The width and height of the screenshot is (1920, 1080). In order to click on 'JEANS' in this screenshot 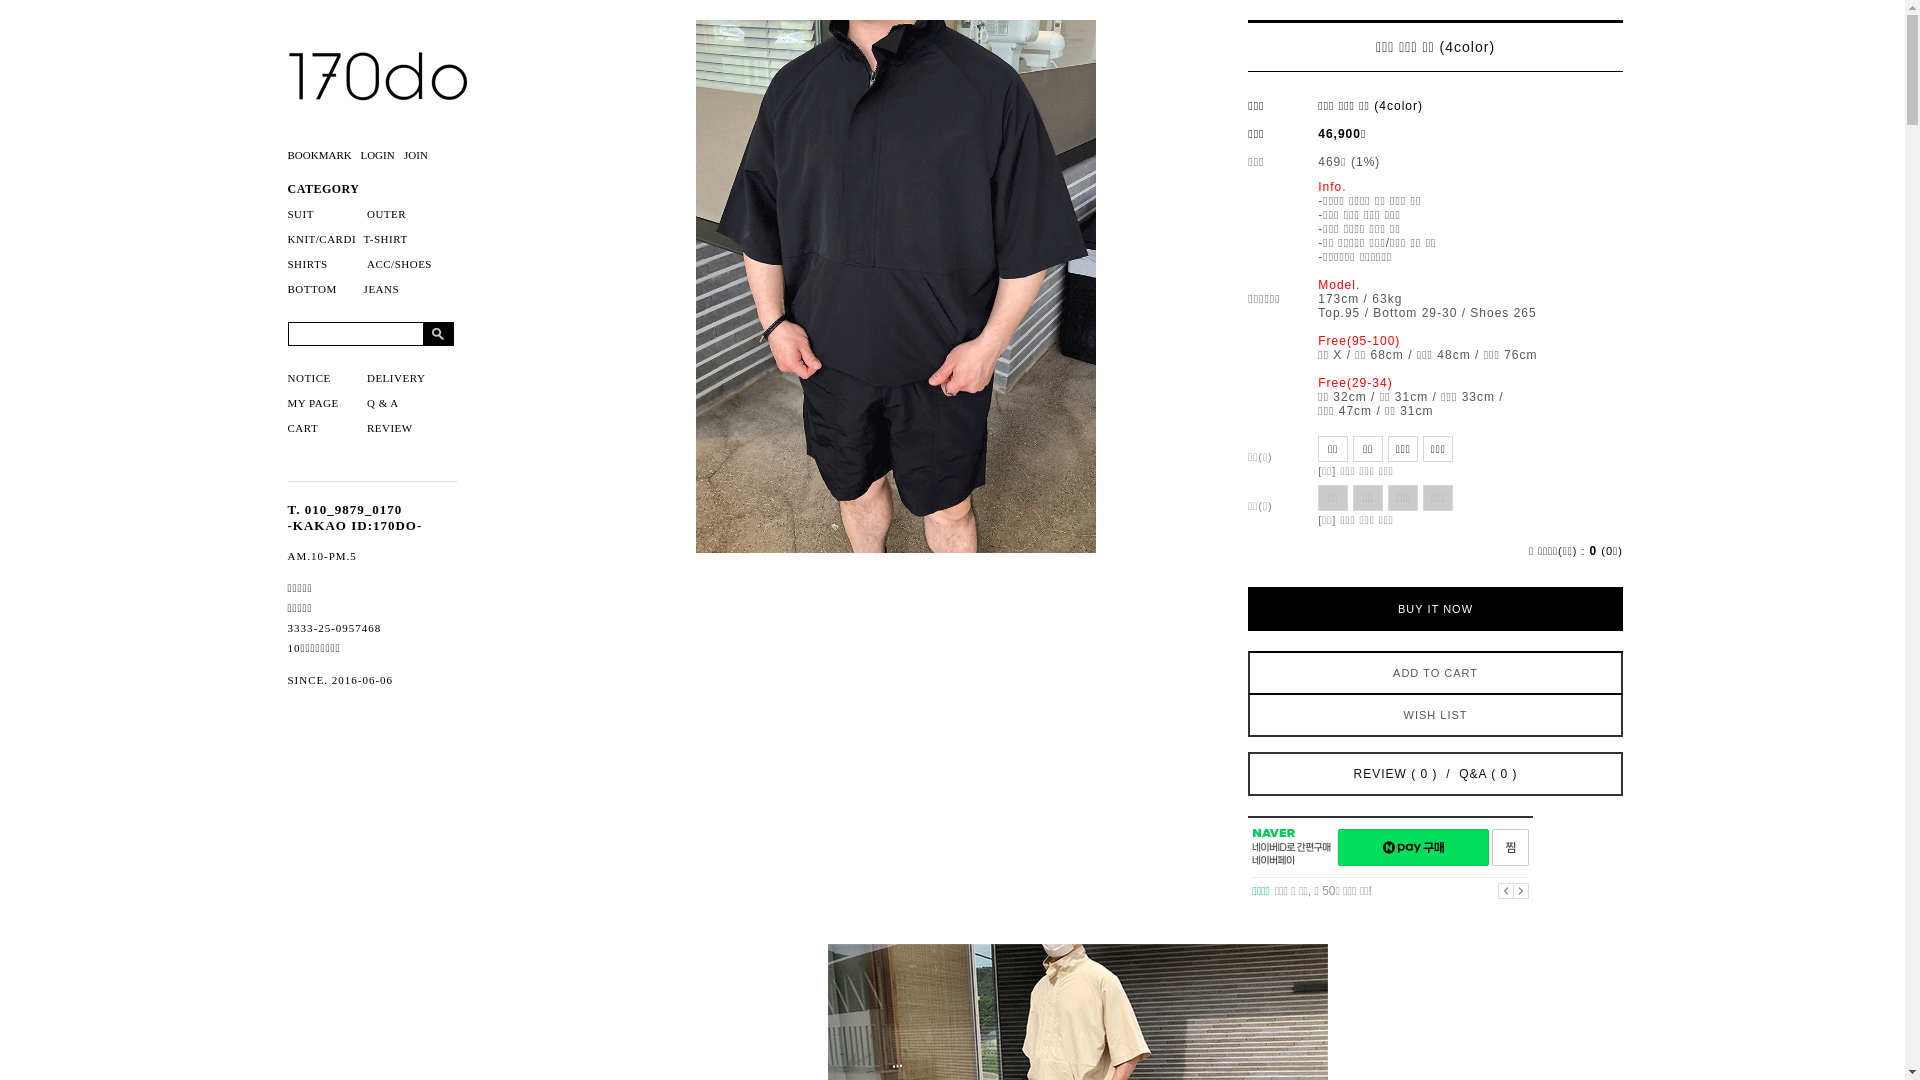, I will do `click(382, 289)`.